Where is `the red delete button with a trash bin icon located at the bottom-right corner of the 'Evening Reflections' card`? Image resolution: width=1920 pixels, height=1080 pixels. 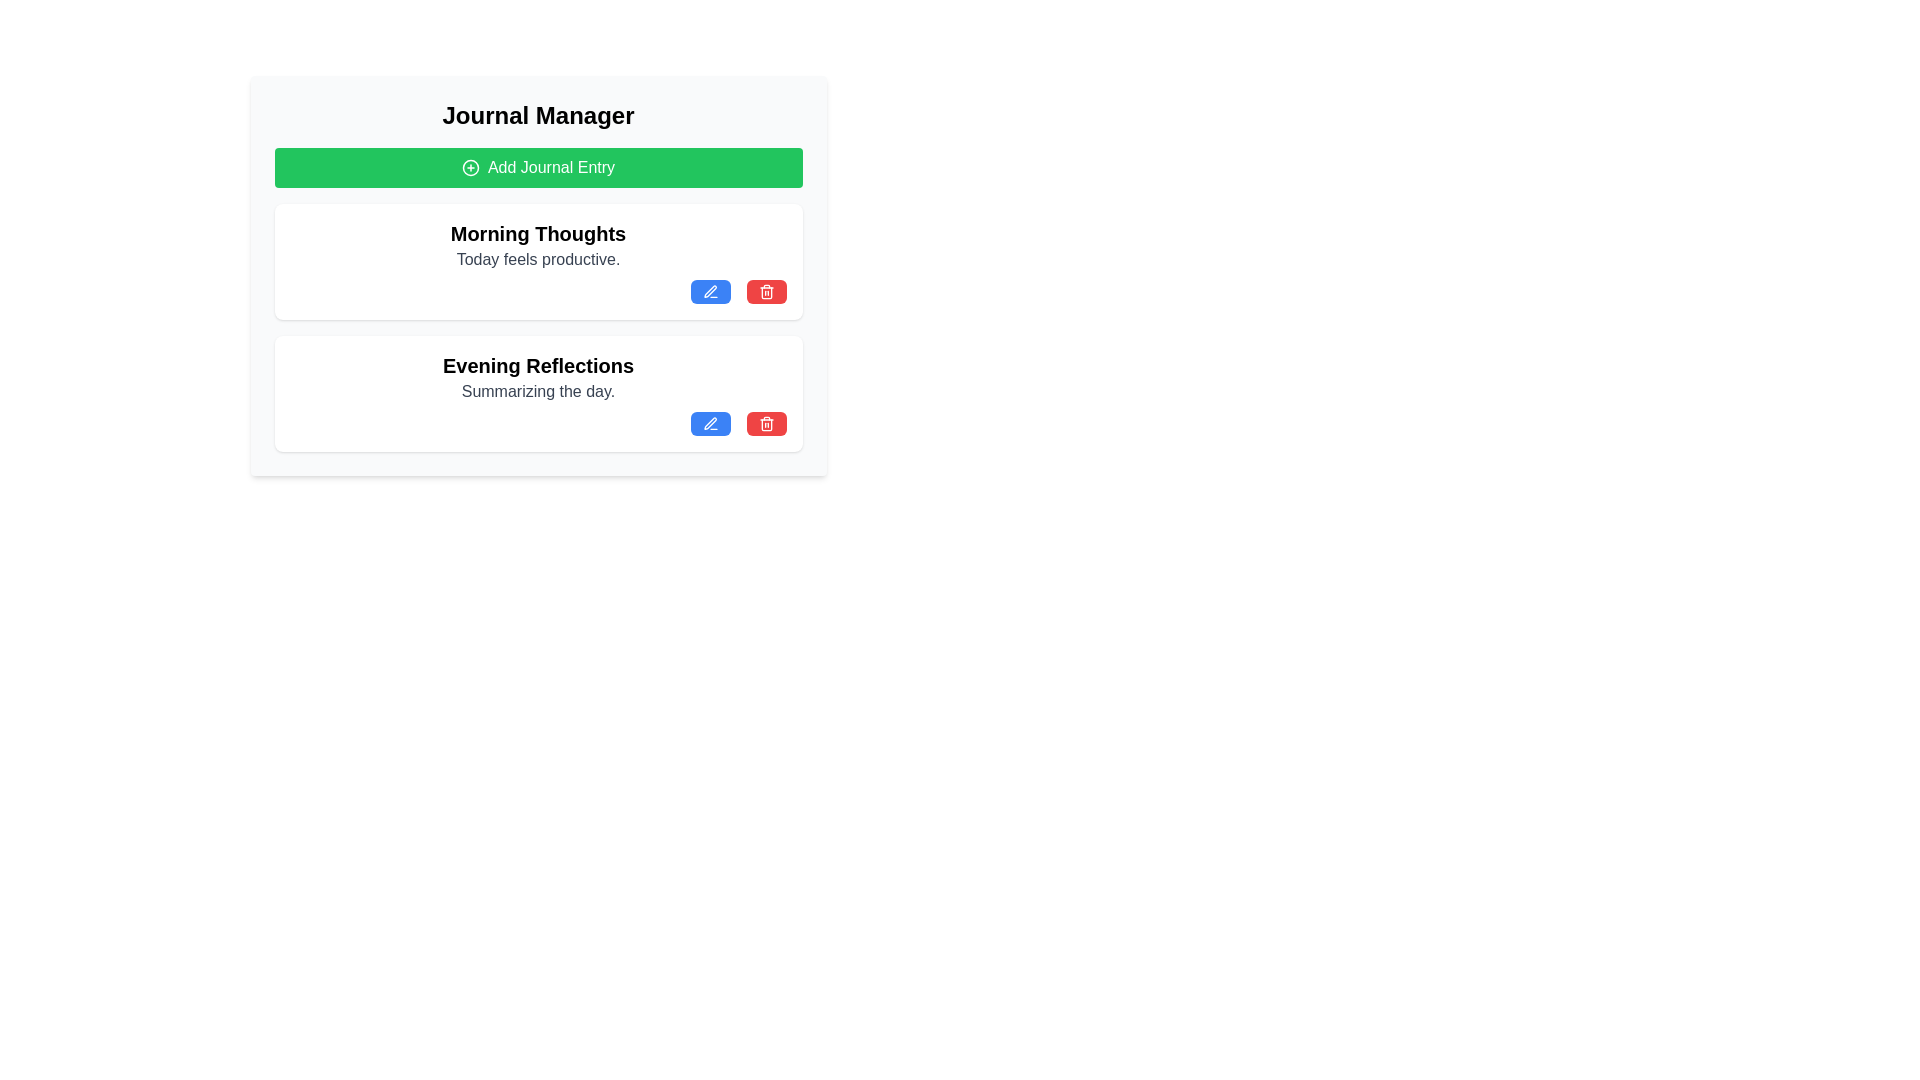
the red delete button with a trash bin icon located at the bottom-right corner of the 'Evening Reflections' card is located at coordinates (765, 423).